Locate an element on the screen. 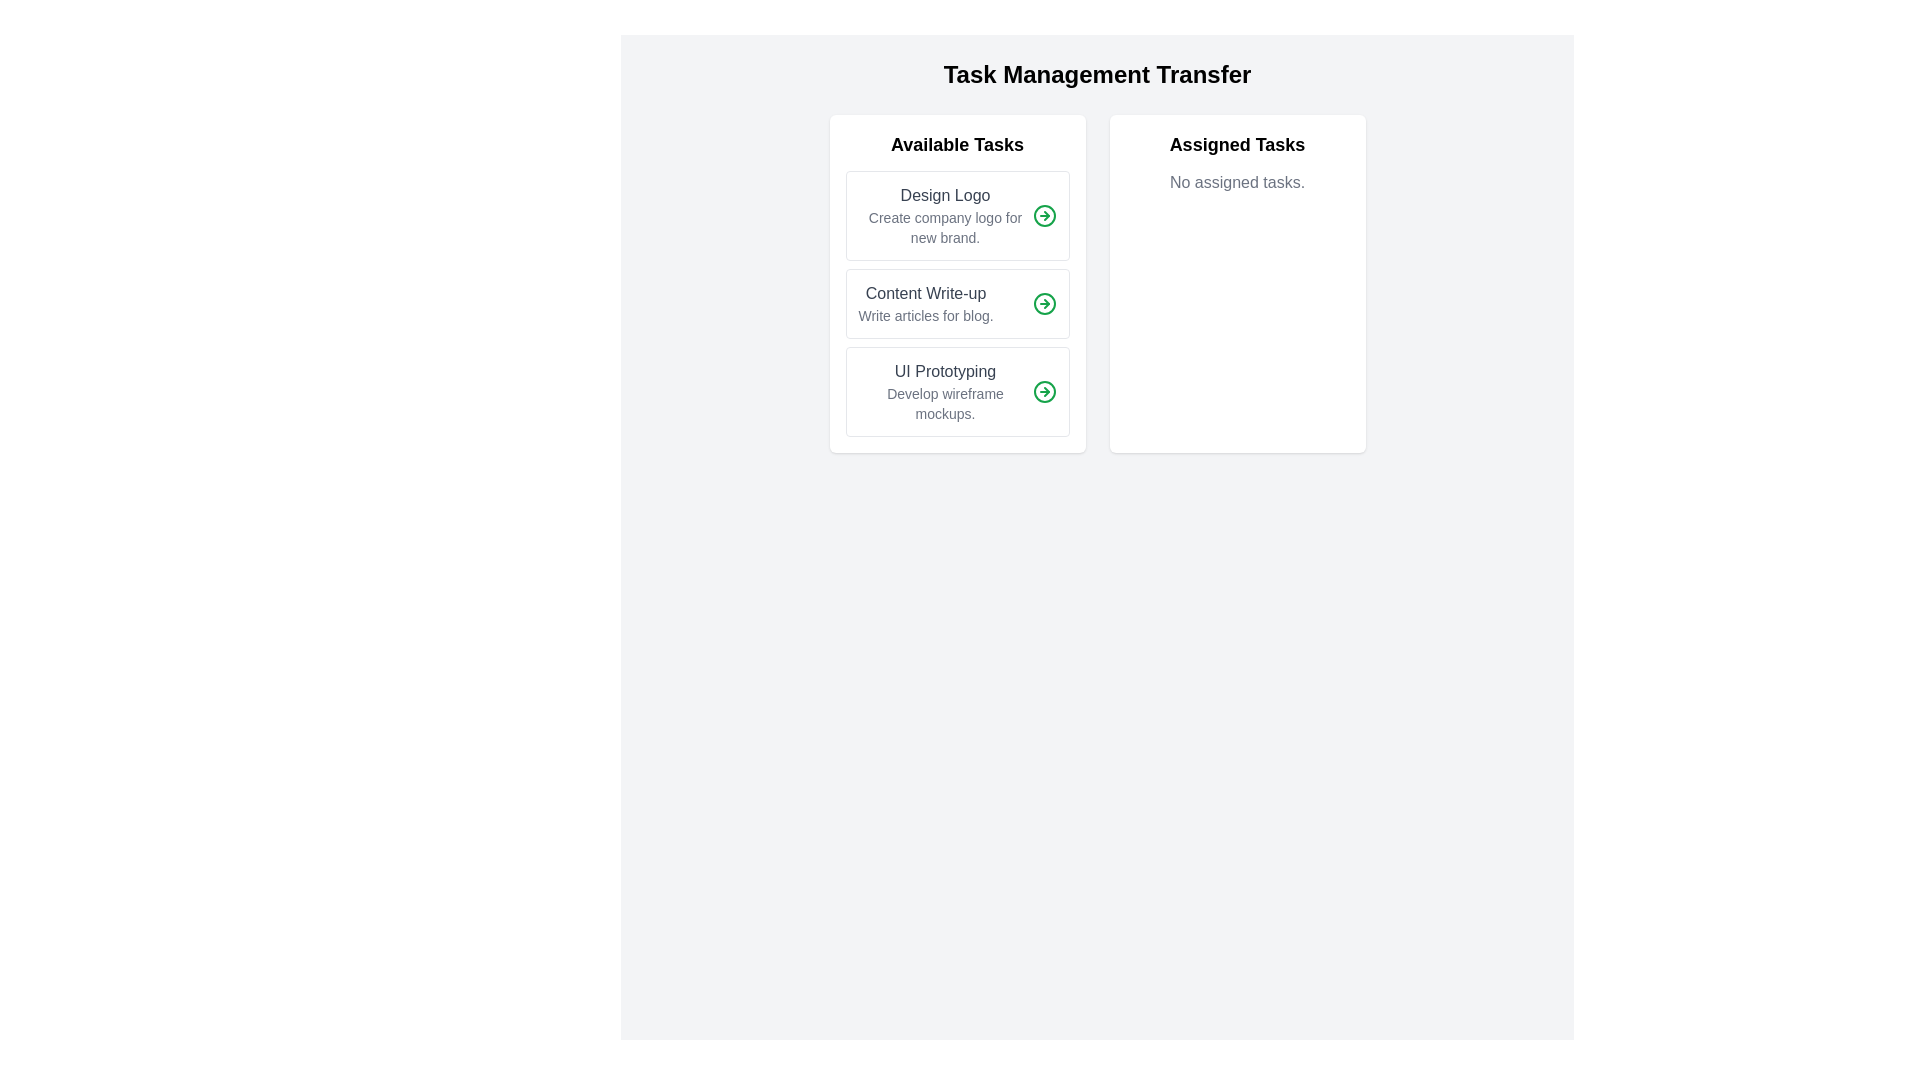 Image resolution: width=1920 pixels, height=1080 pixels. the 'Content Write-up' task item in the 'Available Tasks' panel is located at coordinates (956, 304).